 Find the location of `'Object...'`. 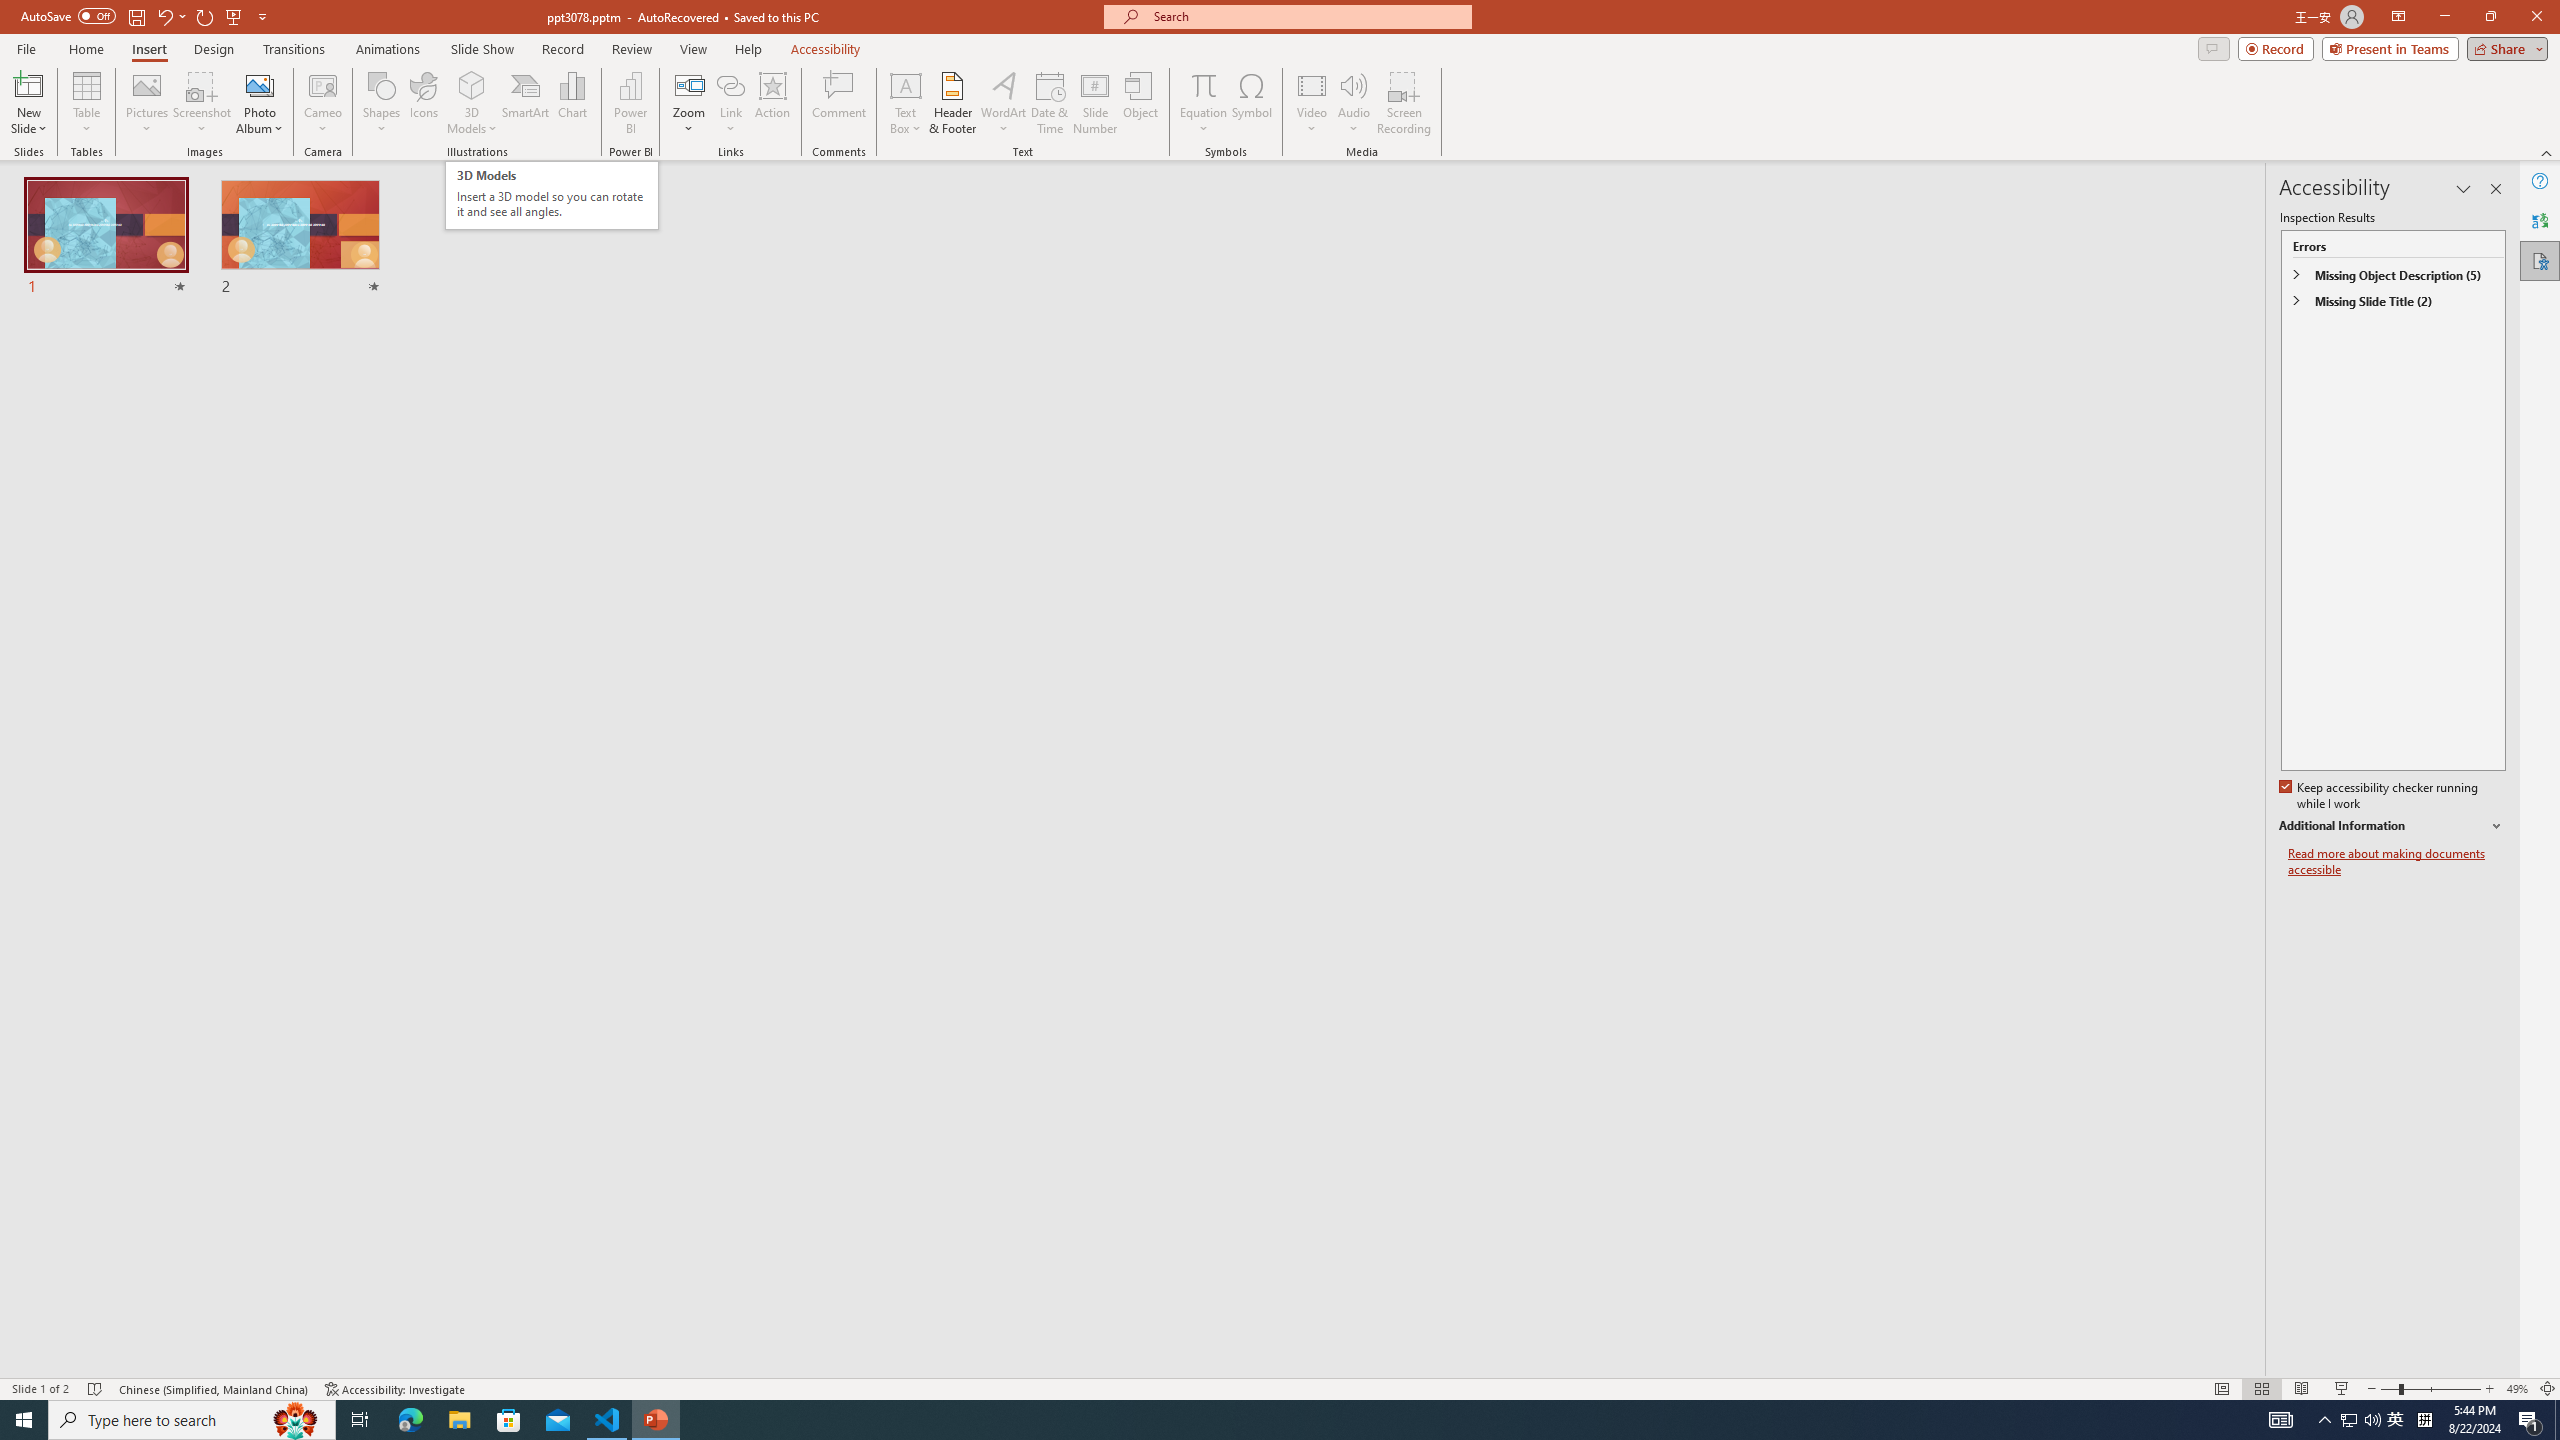

'Object...' is located at coordinates (1141, 103).